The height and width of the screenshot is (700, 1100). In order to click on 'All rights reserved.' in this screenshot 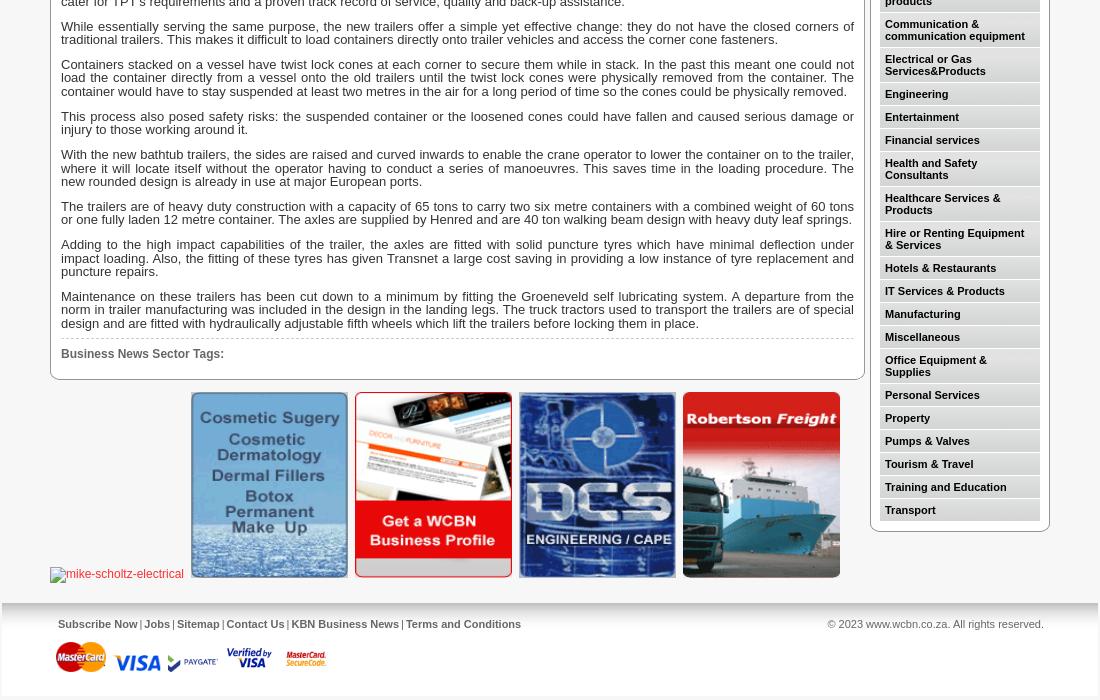, I will do `click(996, 623)`.